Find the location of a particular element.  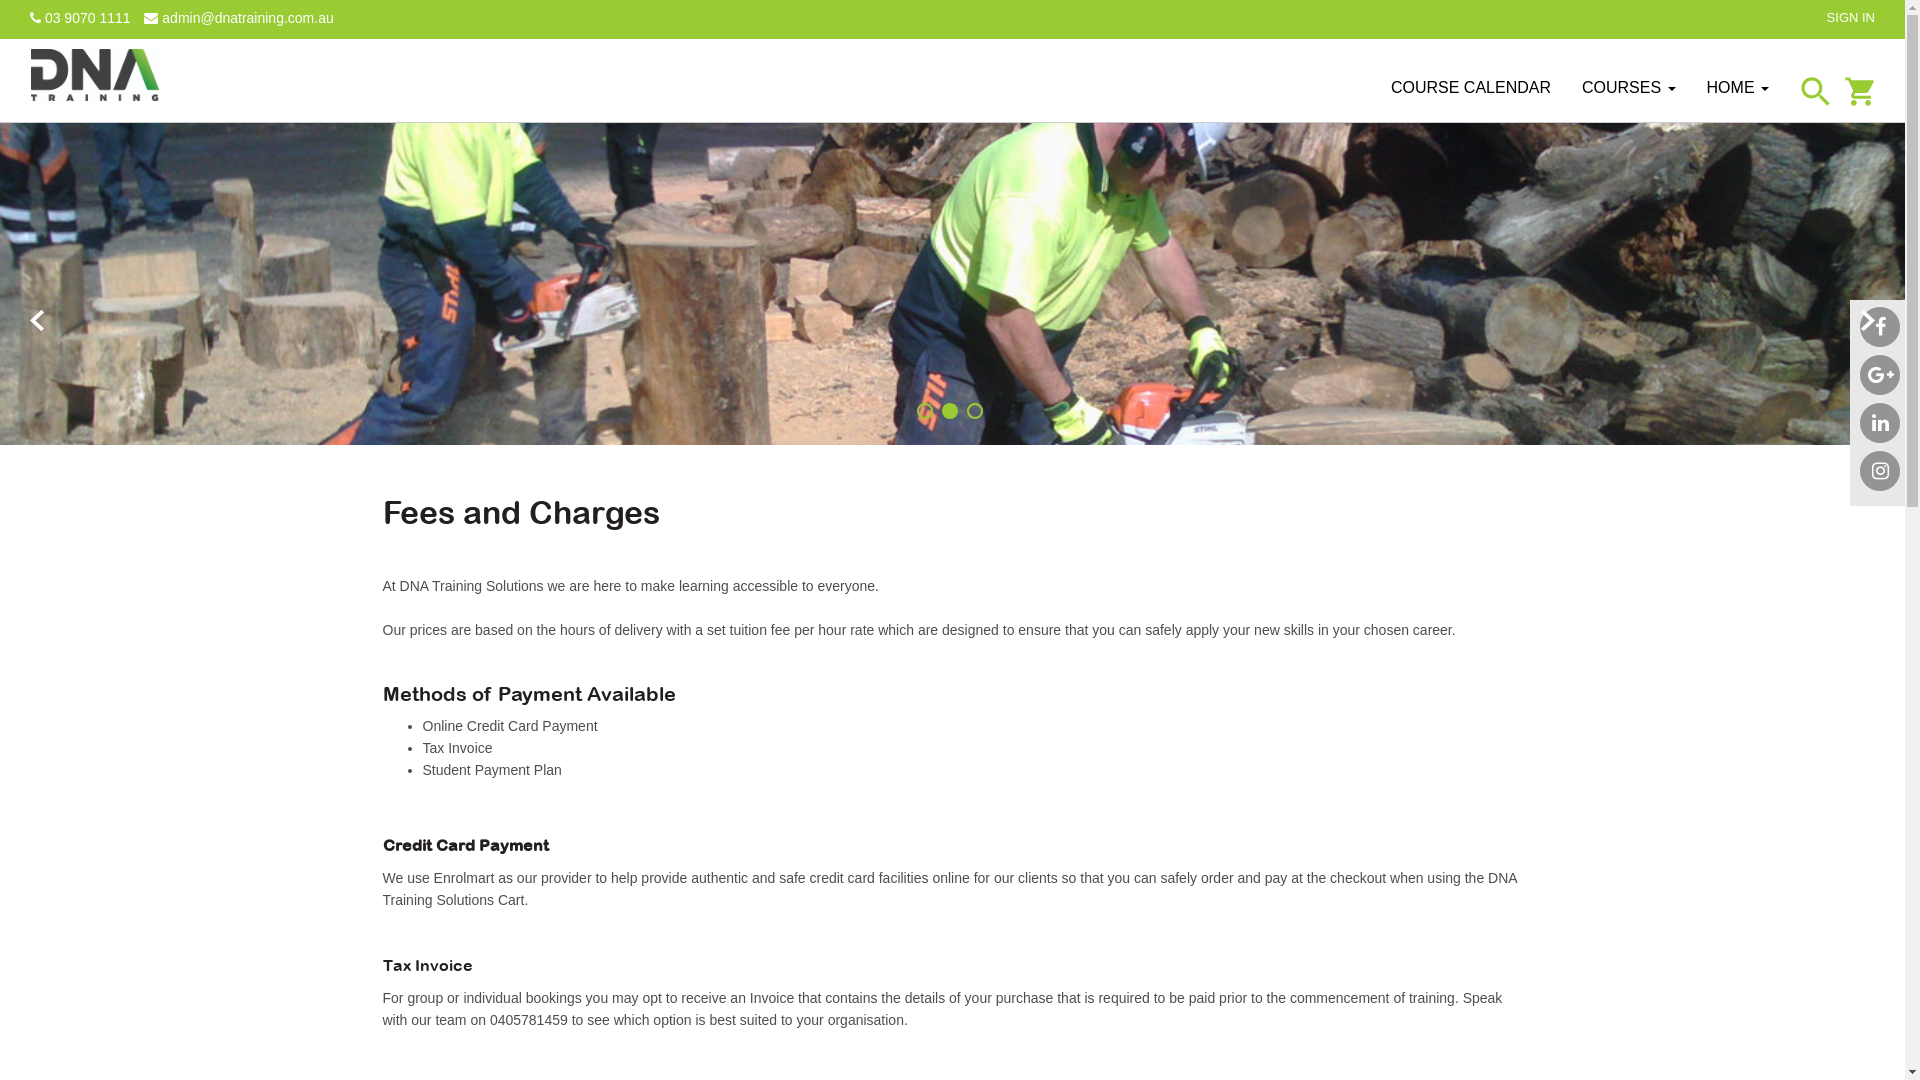

'HOME' is located at coordinates (1736, 85).